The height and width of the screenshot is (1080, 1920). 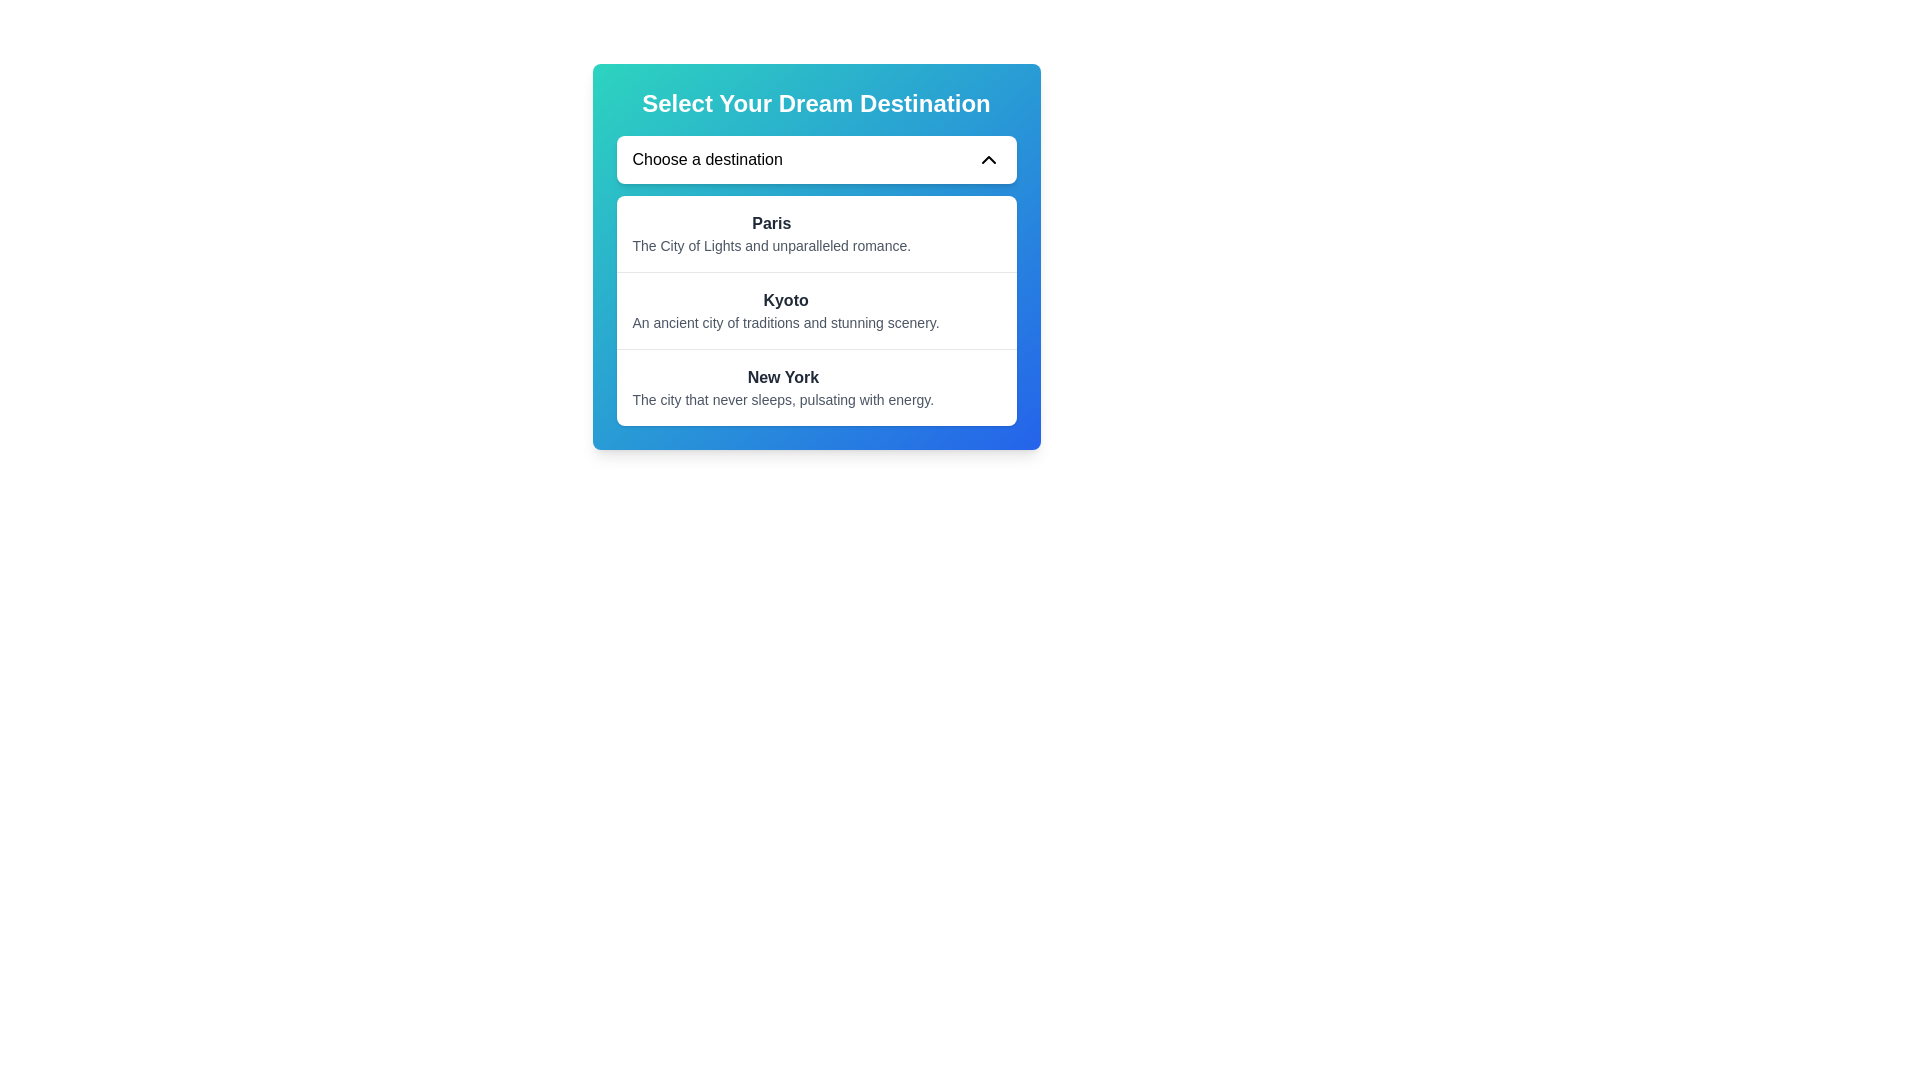 I want to click on the rectangular white dropdown menu labeled 'Choose a destination', so click(x=816, y=158).